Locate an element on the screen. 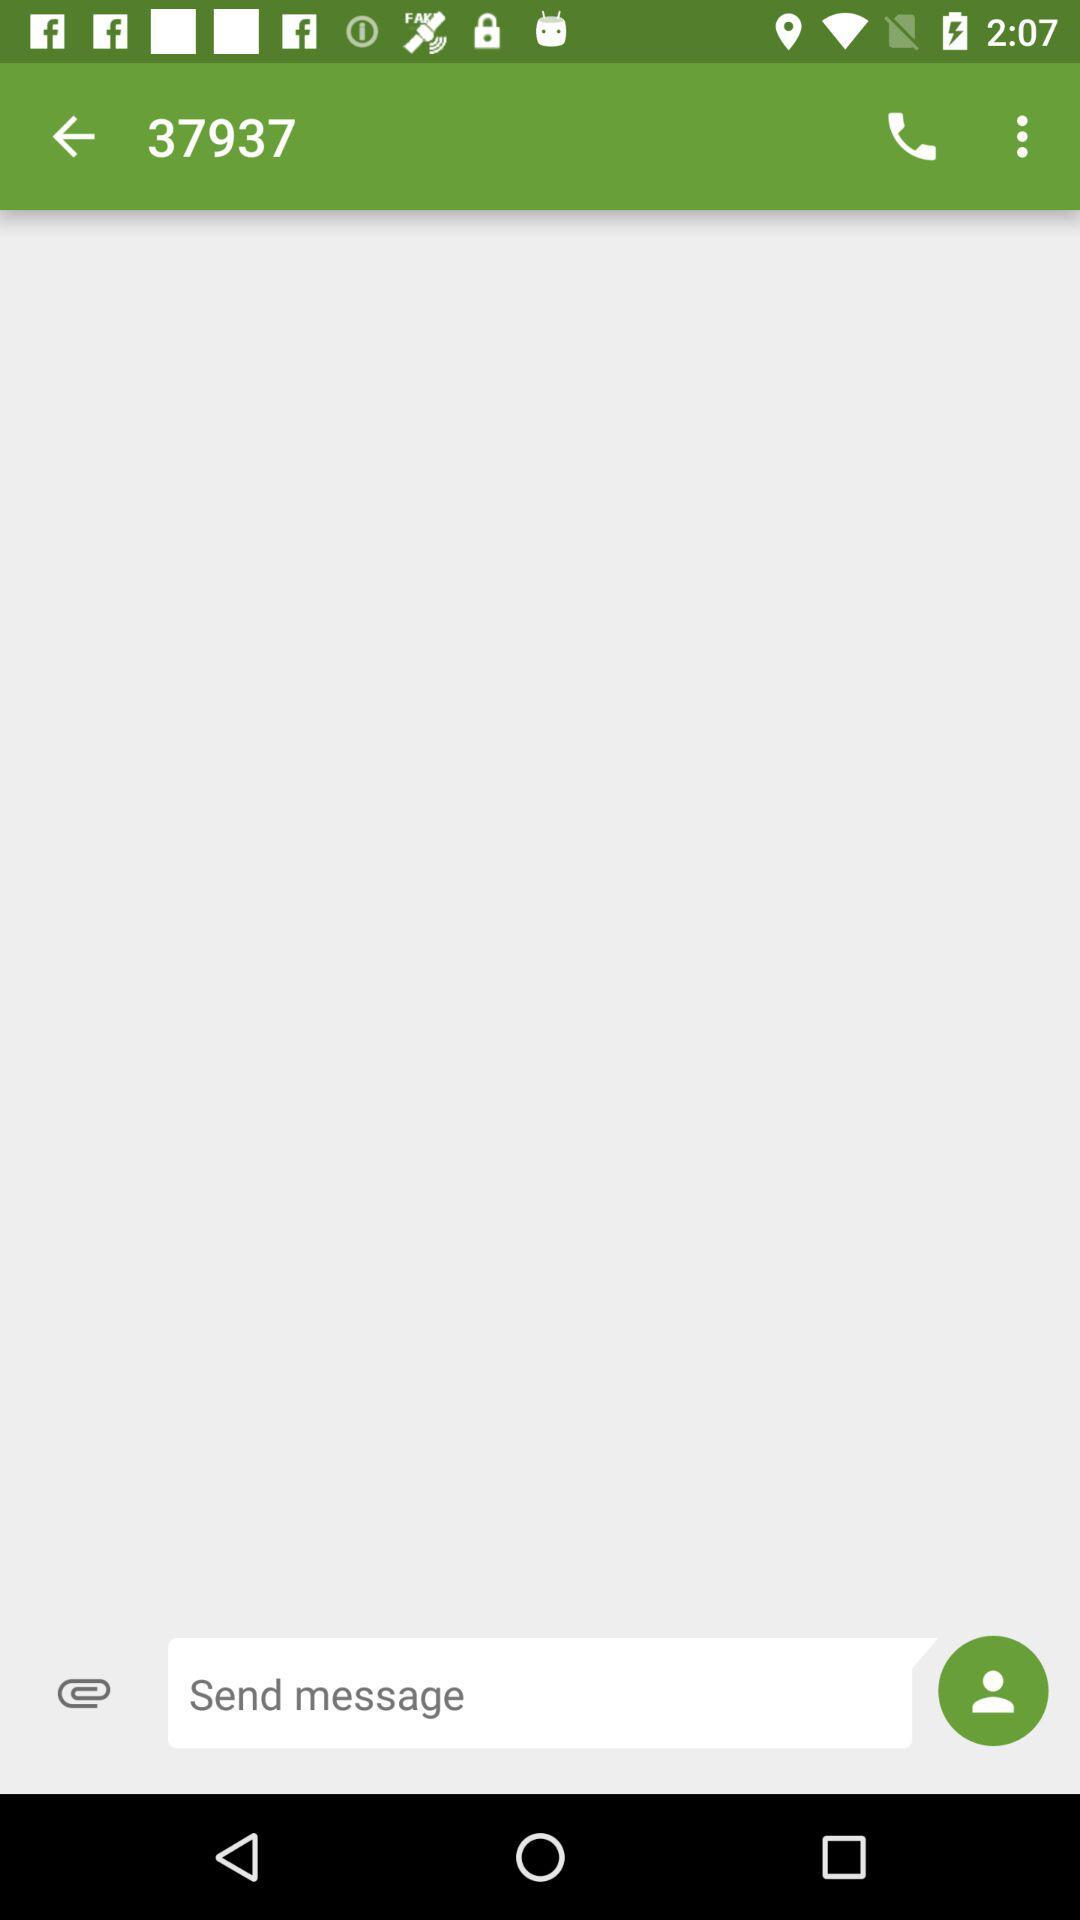 Image resolution: width=1080 pixels, height=1920 pixels. item next to the 37937 item is located at coordinates (911, 135).